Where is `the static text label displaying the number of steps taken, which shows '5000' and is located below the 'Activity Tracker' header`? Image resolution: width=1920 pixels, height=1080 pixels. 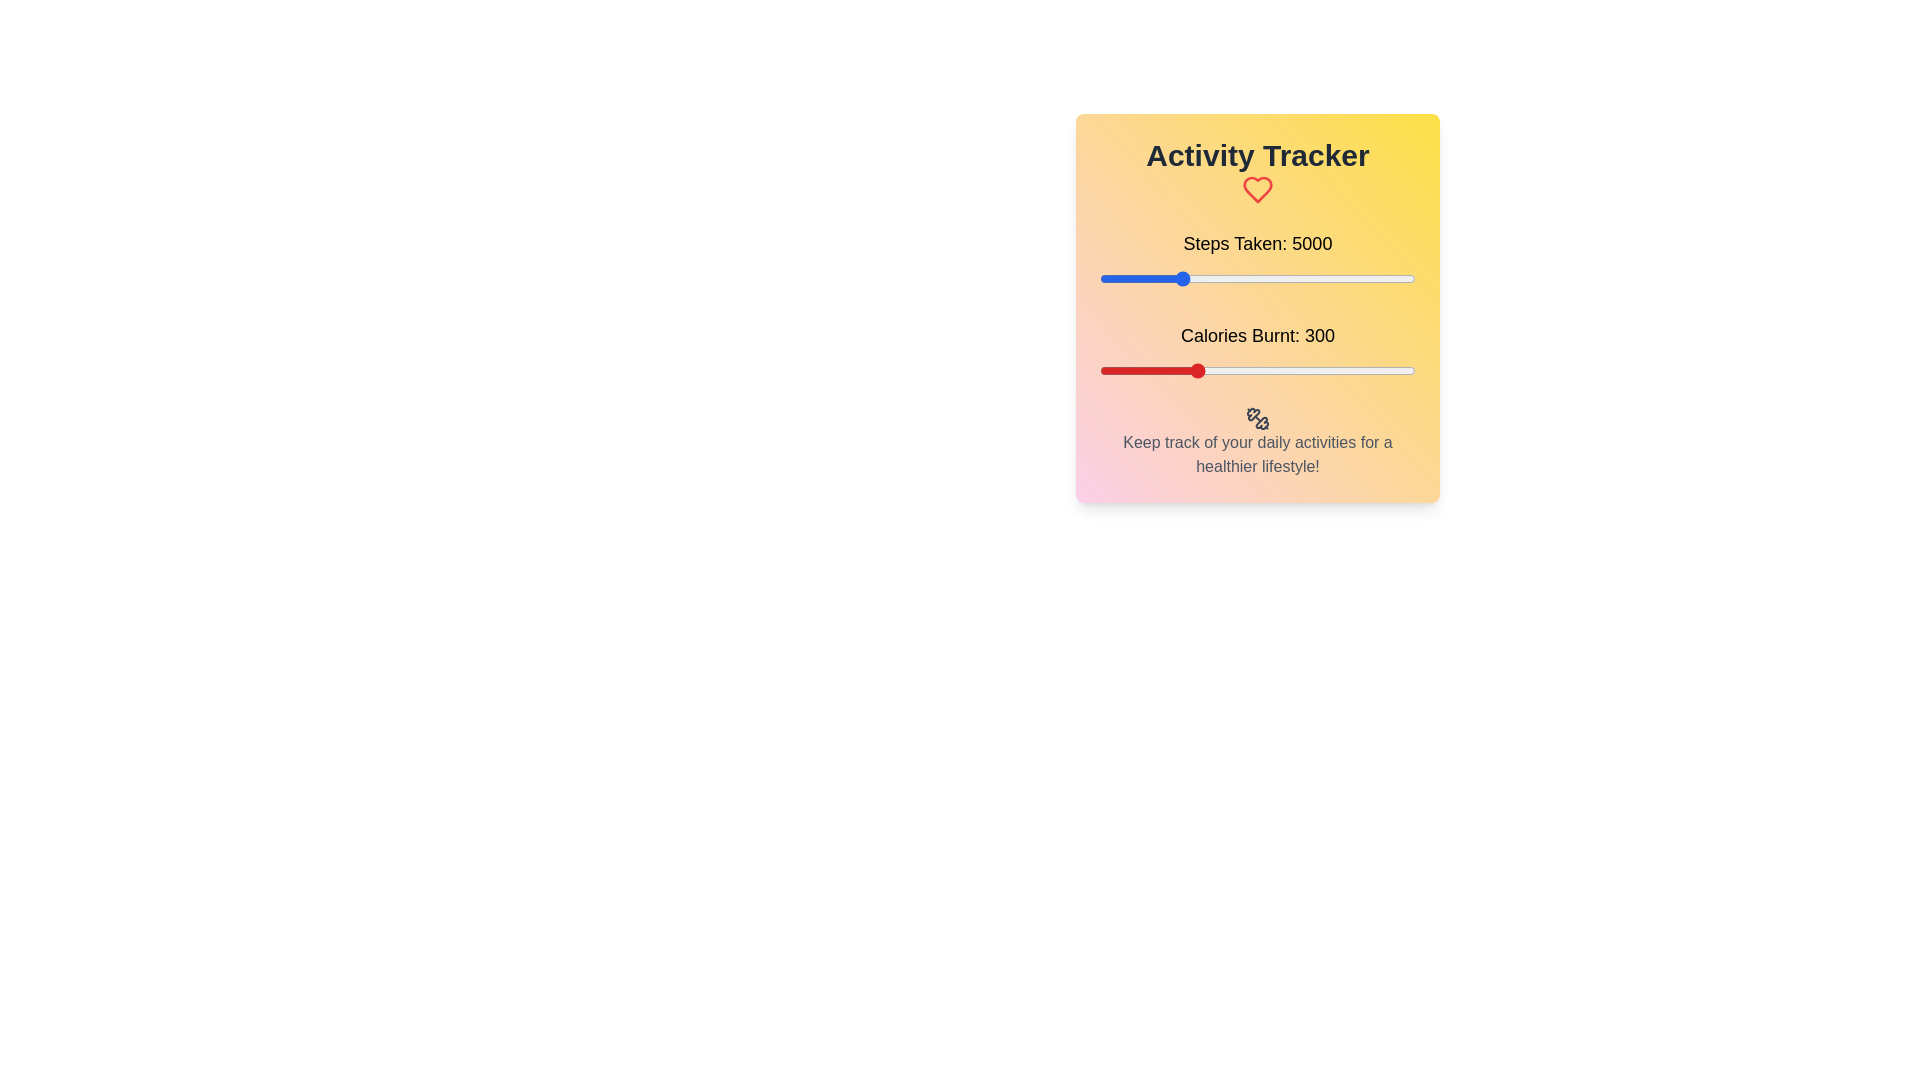 the static text label displaying the number of steps taken, which shows '5000' and is located below the 'Activity Tracker' header is located at coordinates (1256, 242).